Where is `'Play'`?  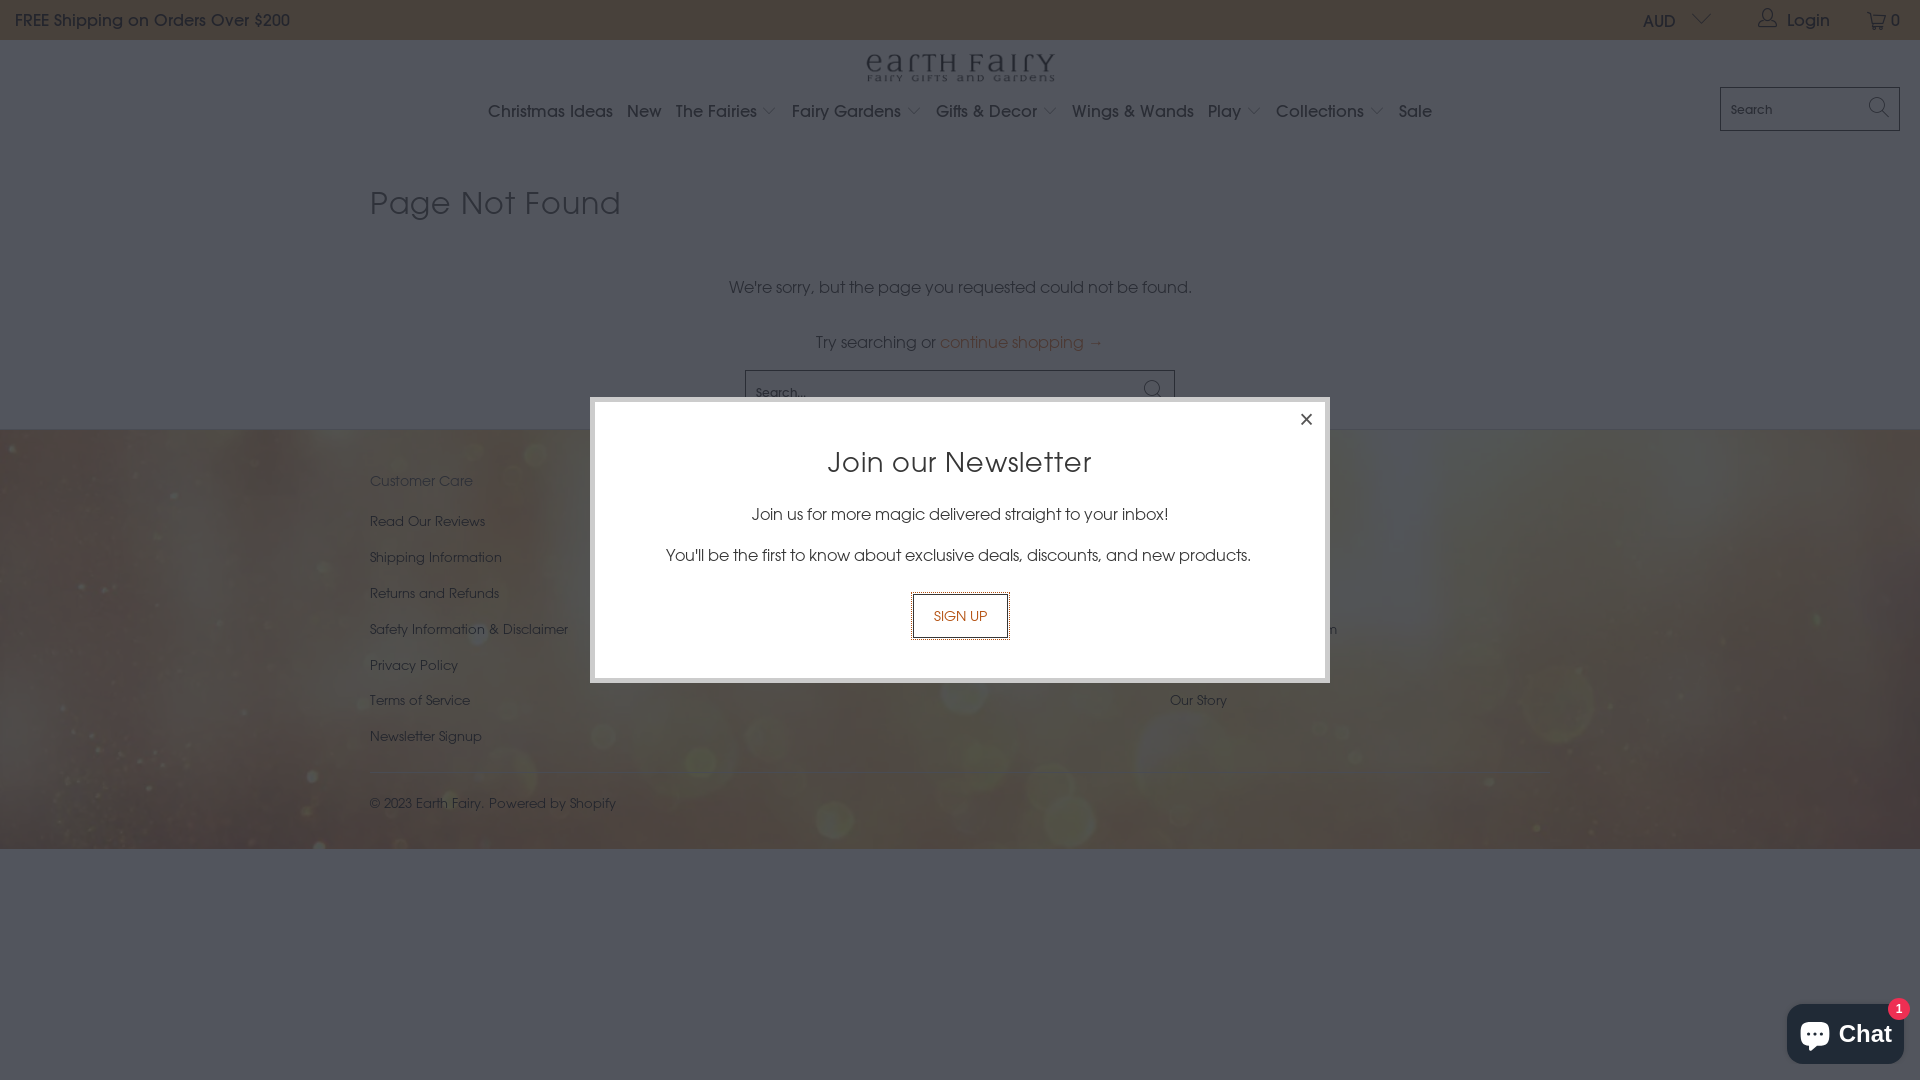 'Play' is located at coordinates (1207, 112).